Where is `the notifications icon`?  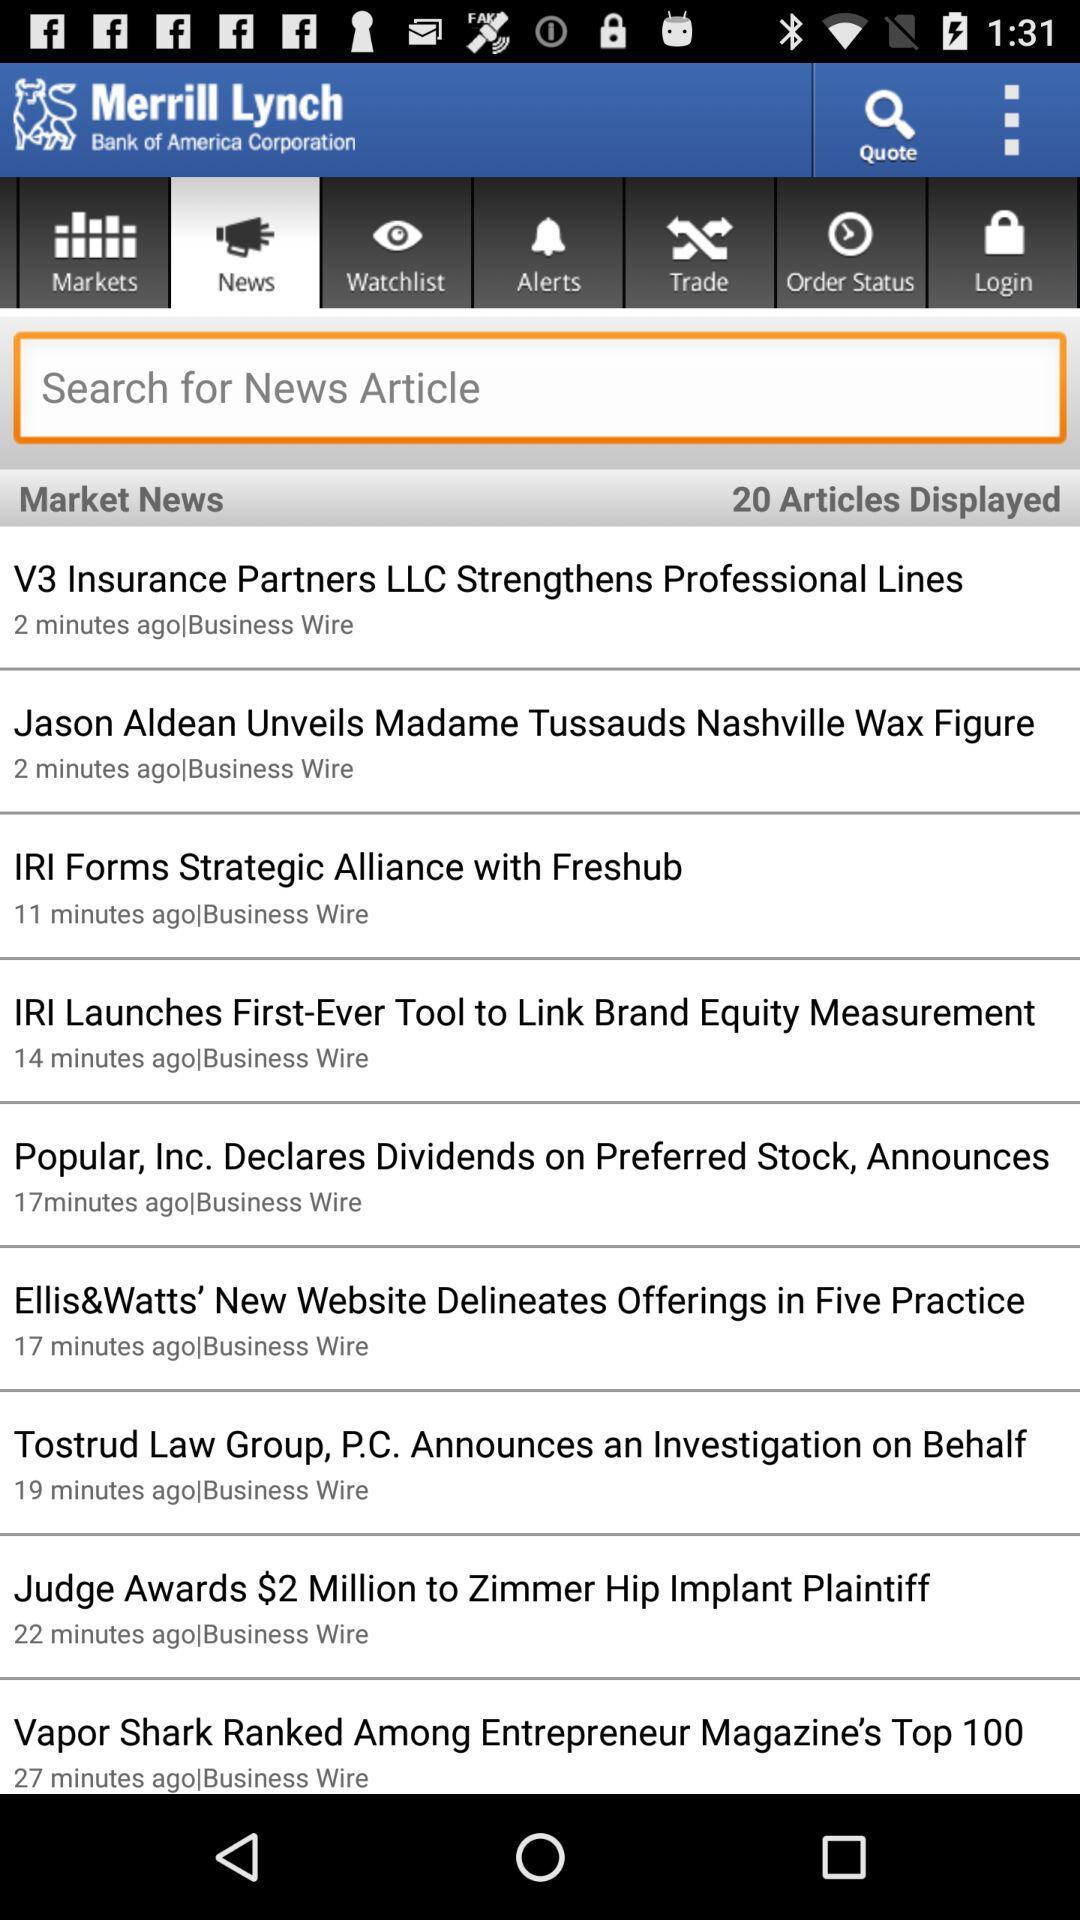 the notifications icon is located at coordinates (548, 258).